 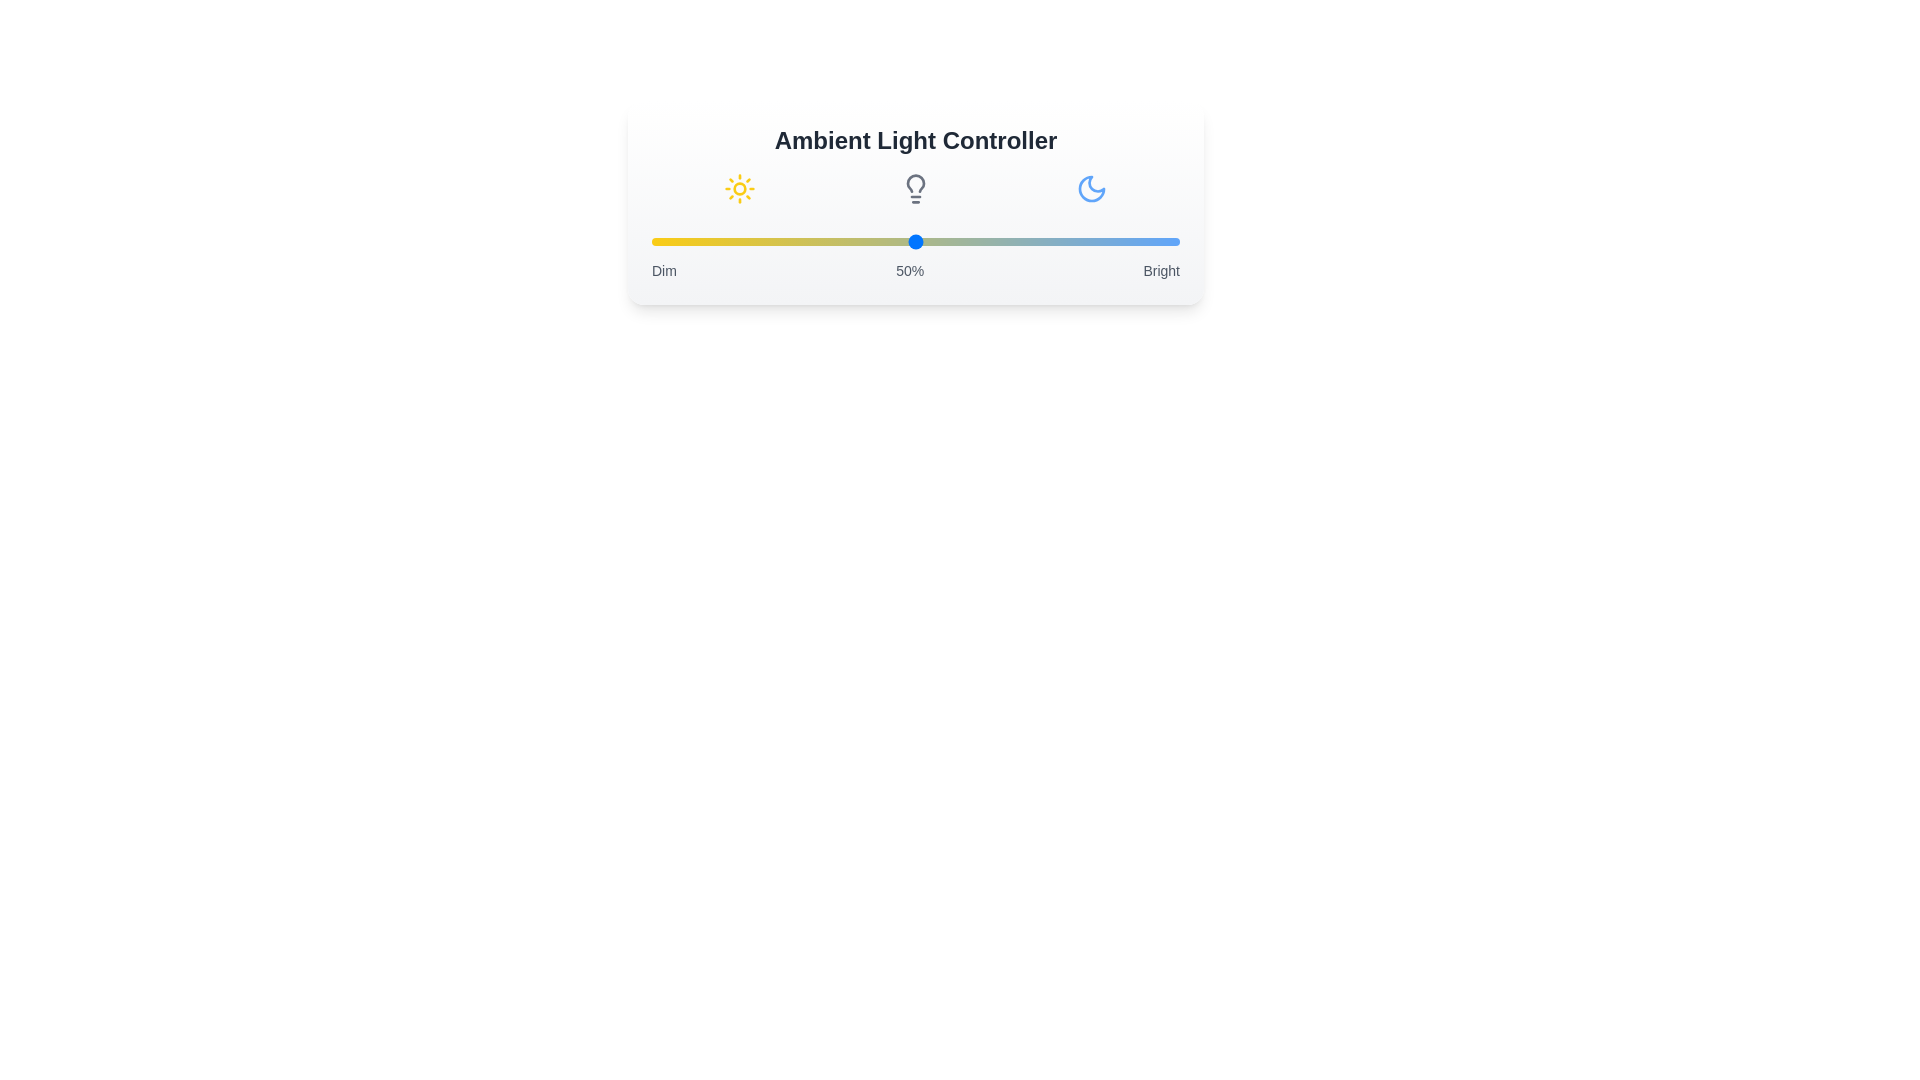 I want to click on the Sun icon to interact with it, so click(x=738, y=189).